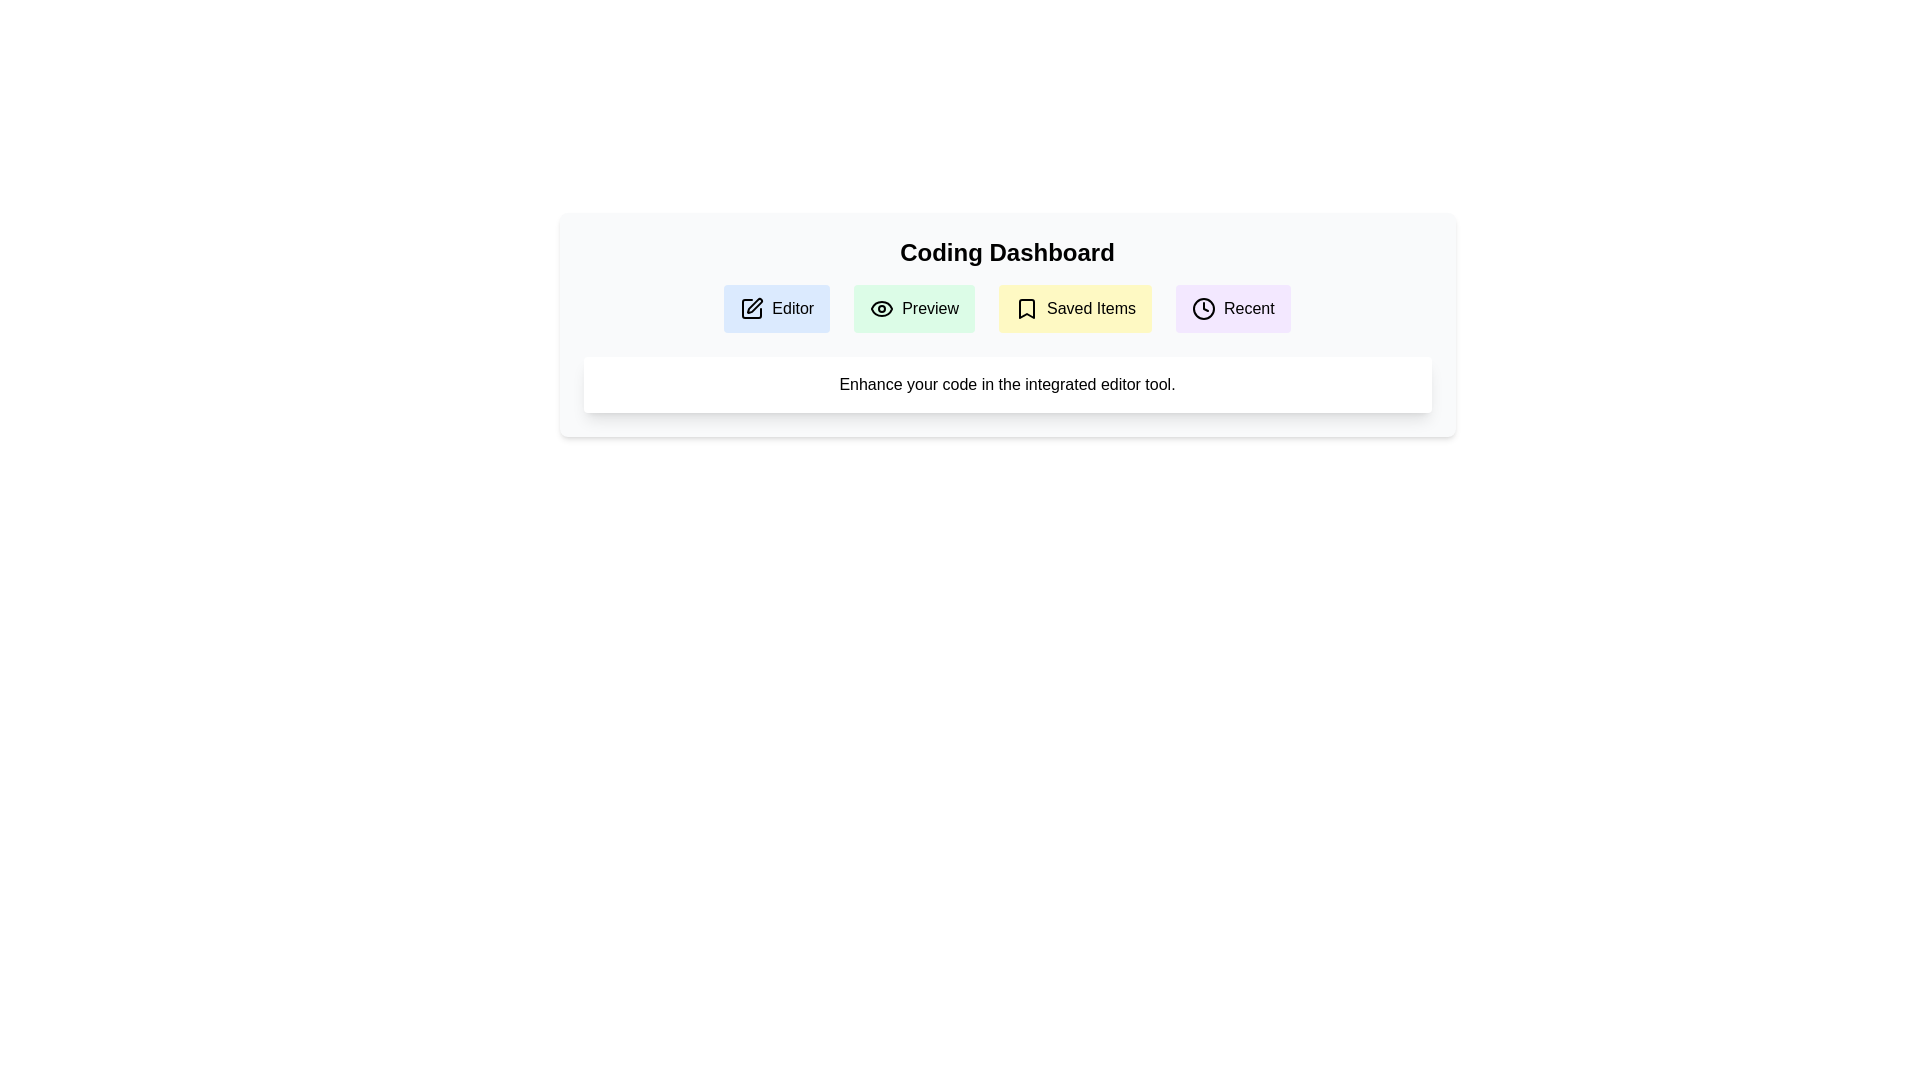  What do you see at coordinates (1074, 308) in the screenshot?
I see `the third button in the 'Coding Dashboard' that navigates to saved items, located between the 'Preview' and 'Recent' buttons` at bounding box center [1074, 308].